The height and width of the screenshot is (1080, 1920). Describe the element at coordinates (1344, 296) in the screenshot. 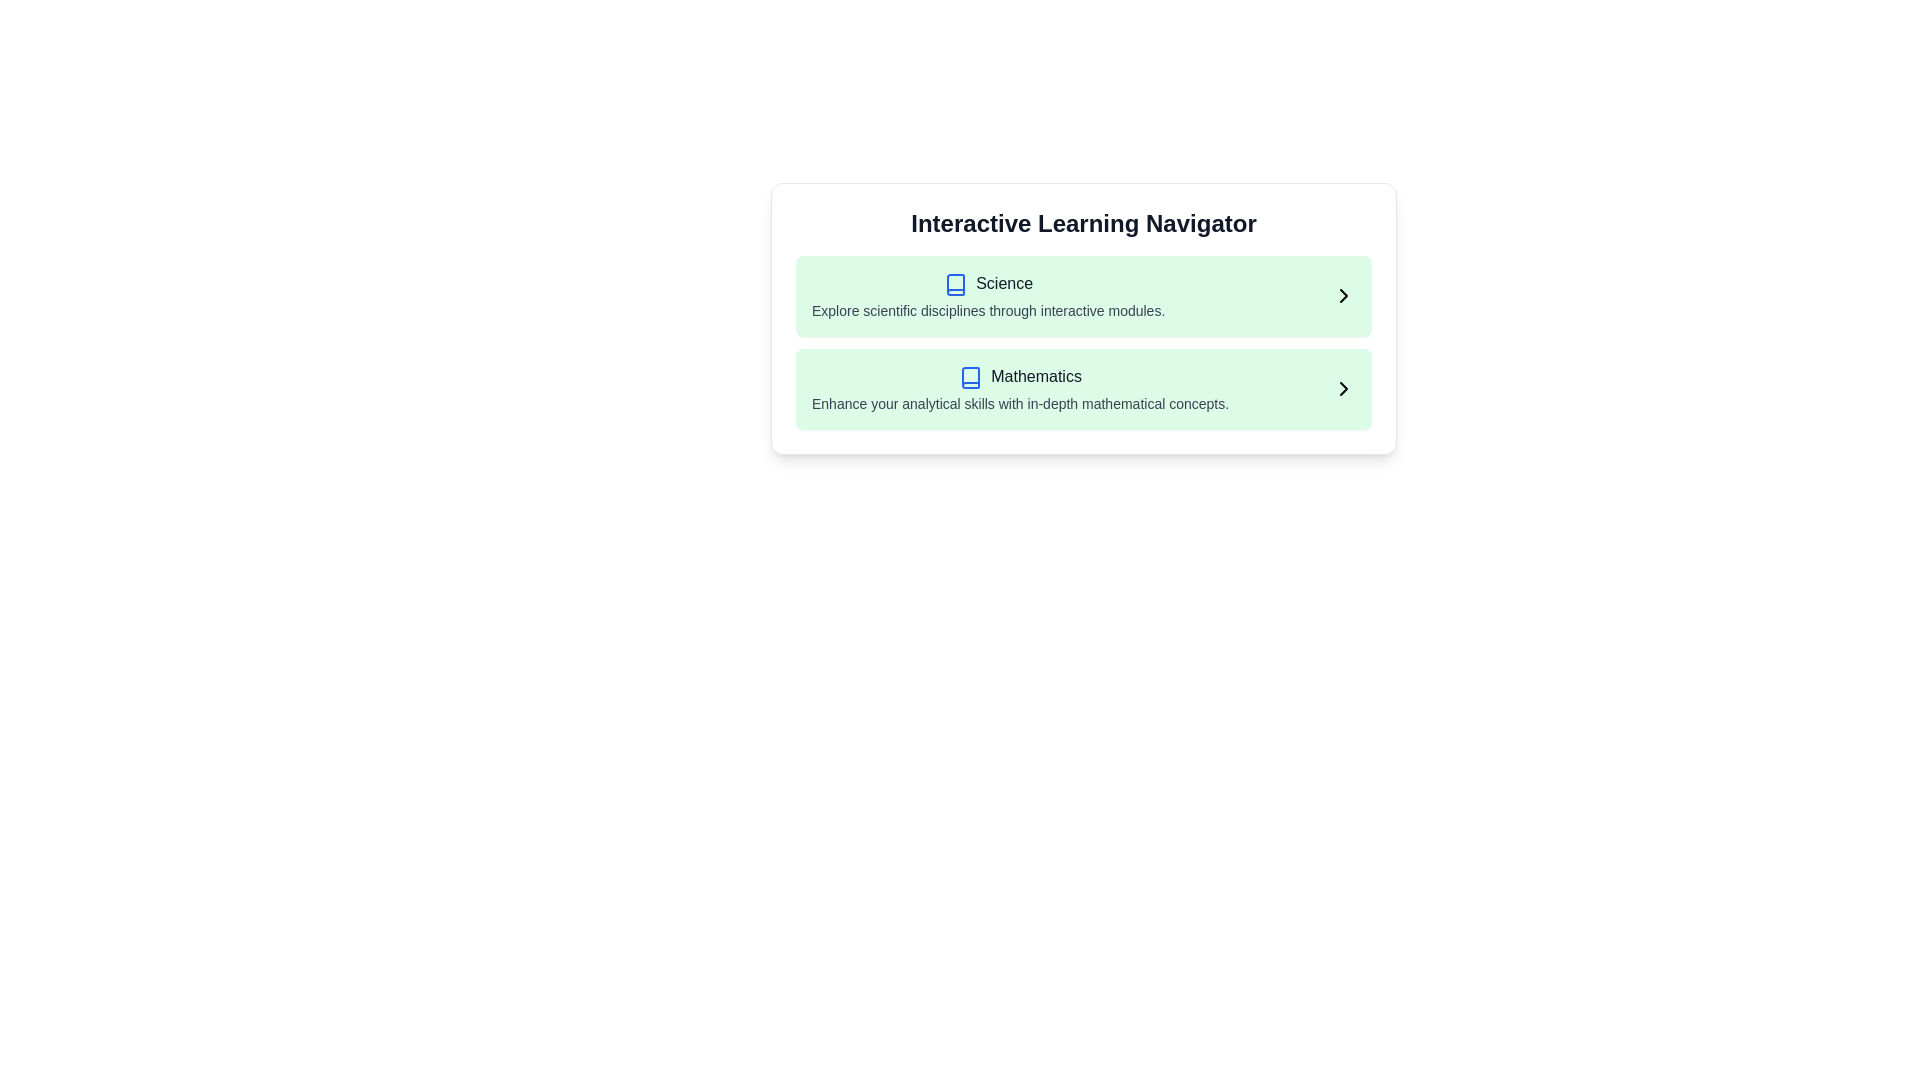

I see `the right-pointing chevron icon styled with thin black lines and rounded edges, located to the right of the entry titled 'Science'` at that location.